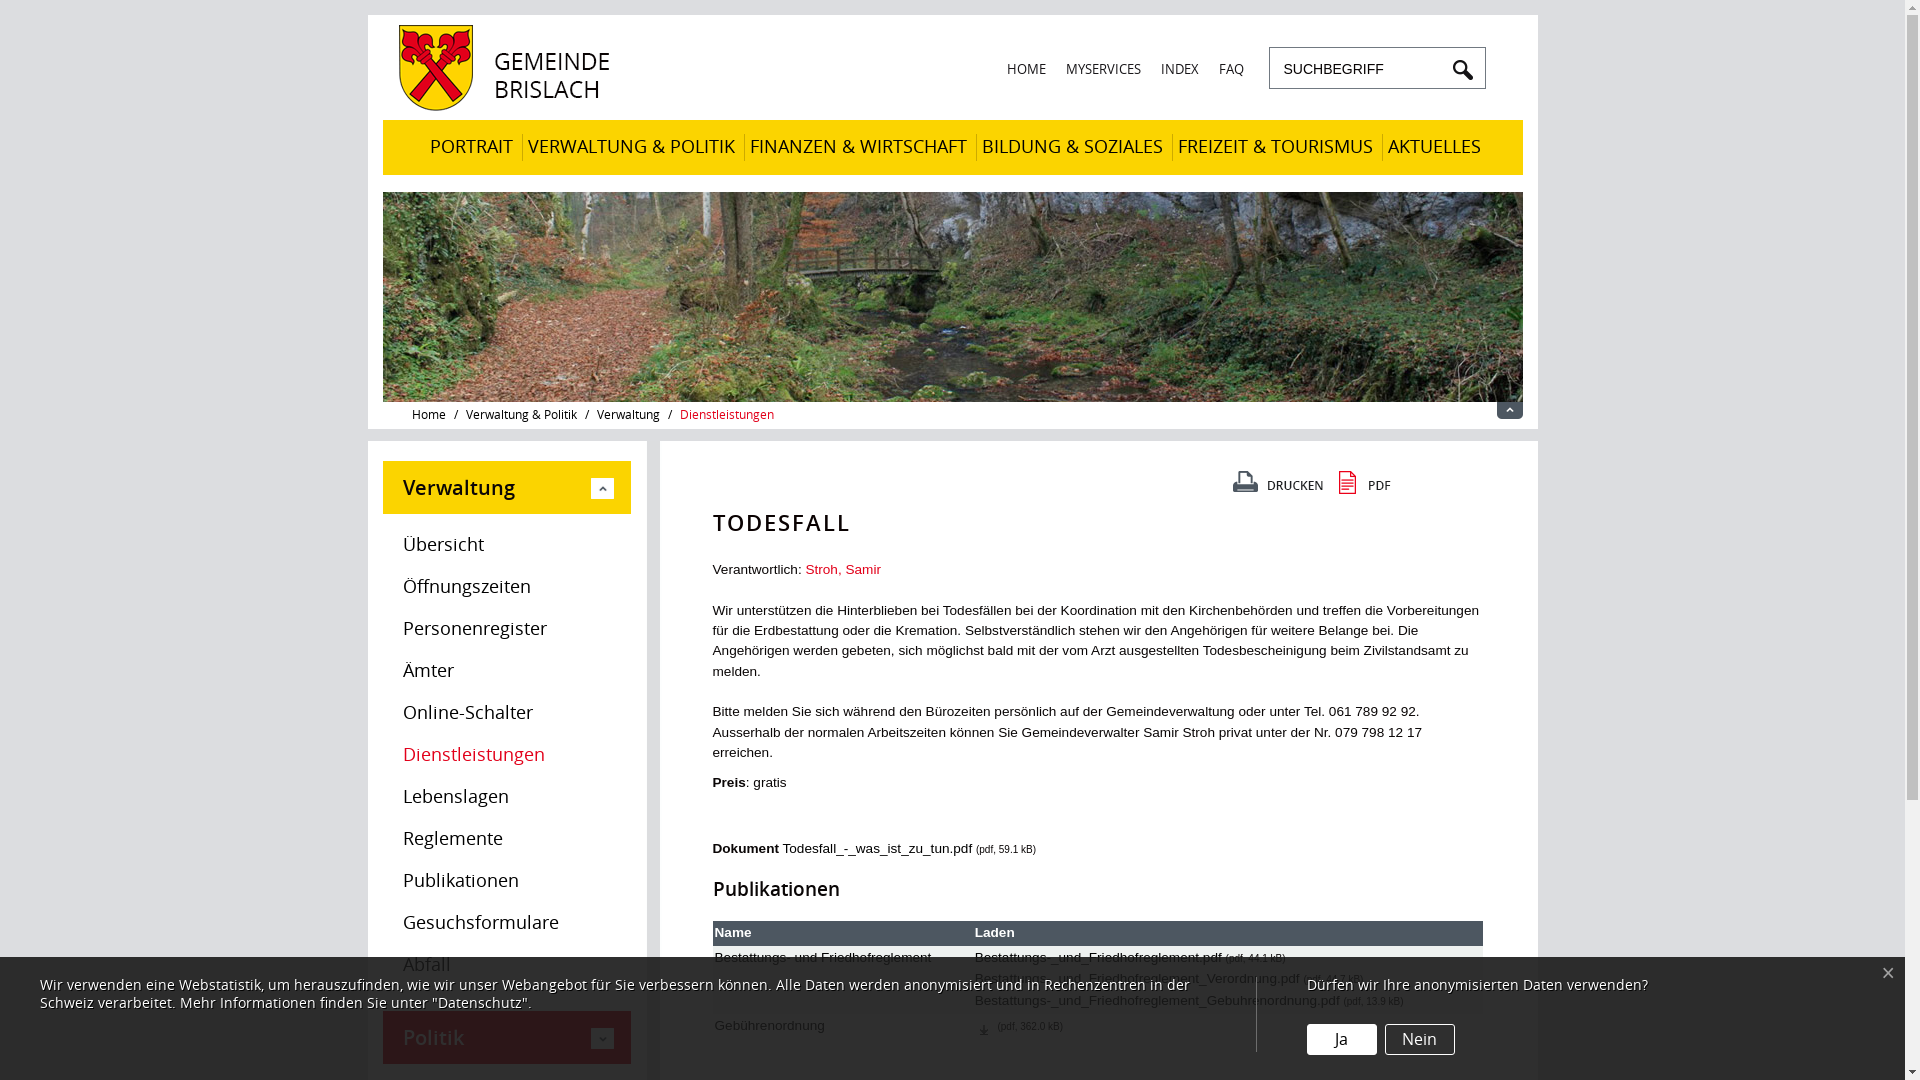 The height and width of the screenshot is (1080, 1920). I want to click on 'Reglemente', so click(382, 839).